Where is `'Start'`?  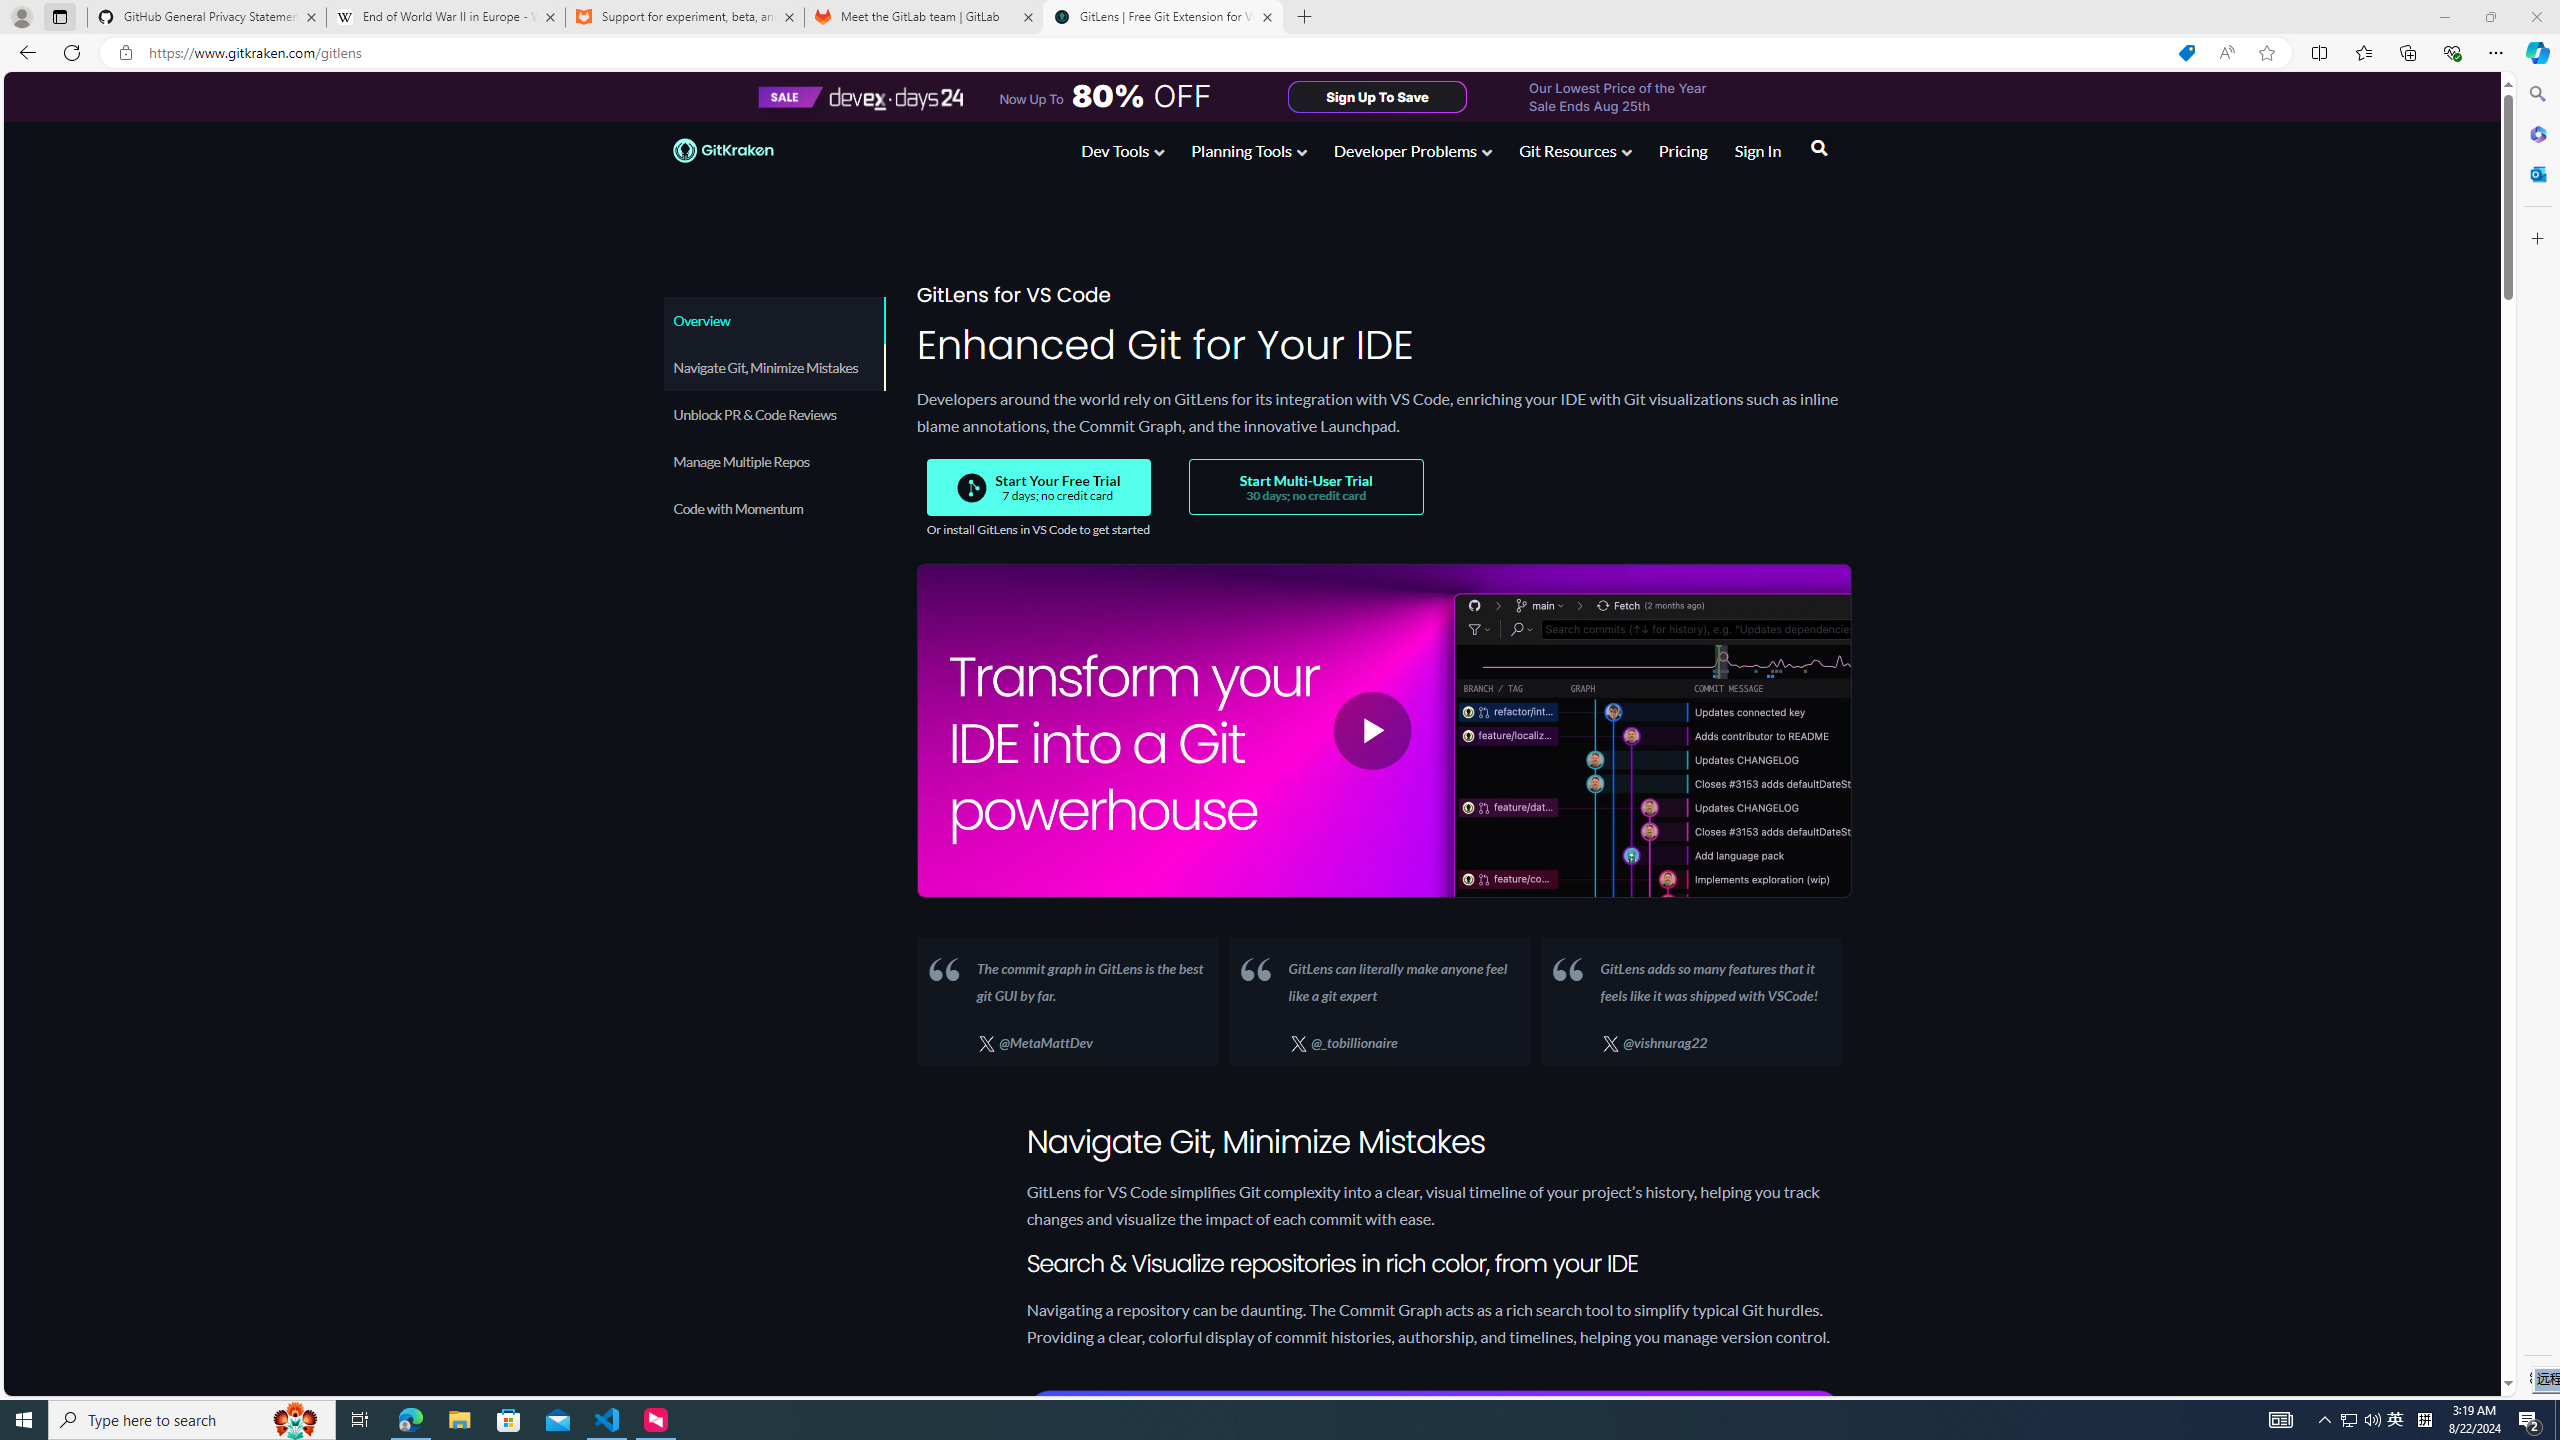
'Start' is located at coordinates (24, 1418).